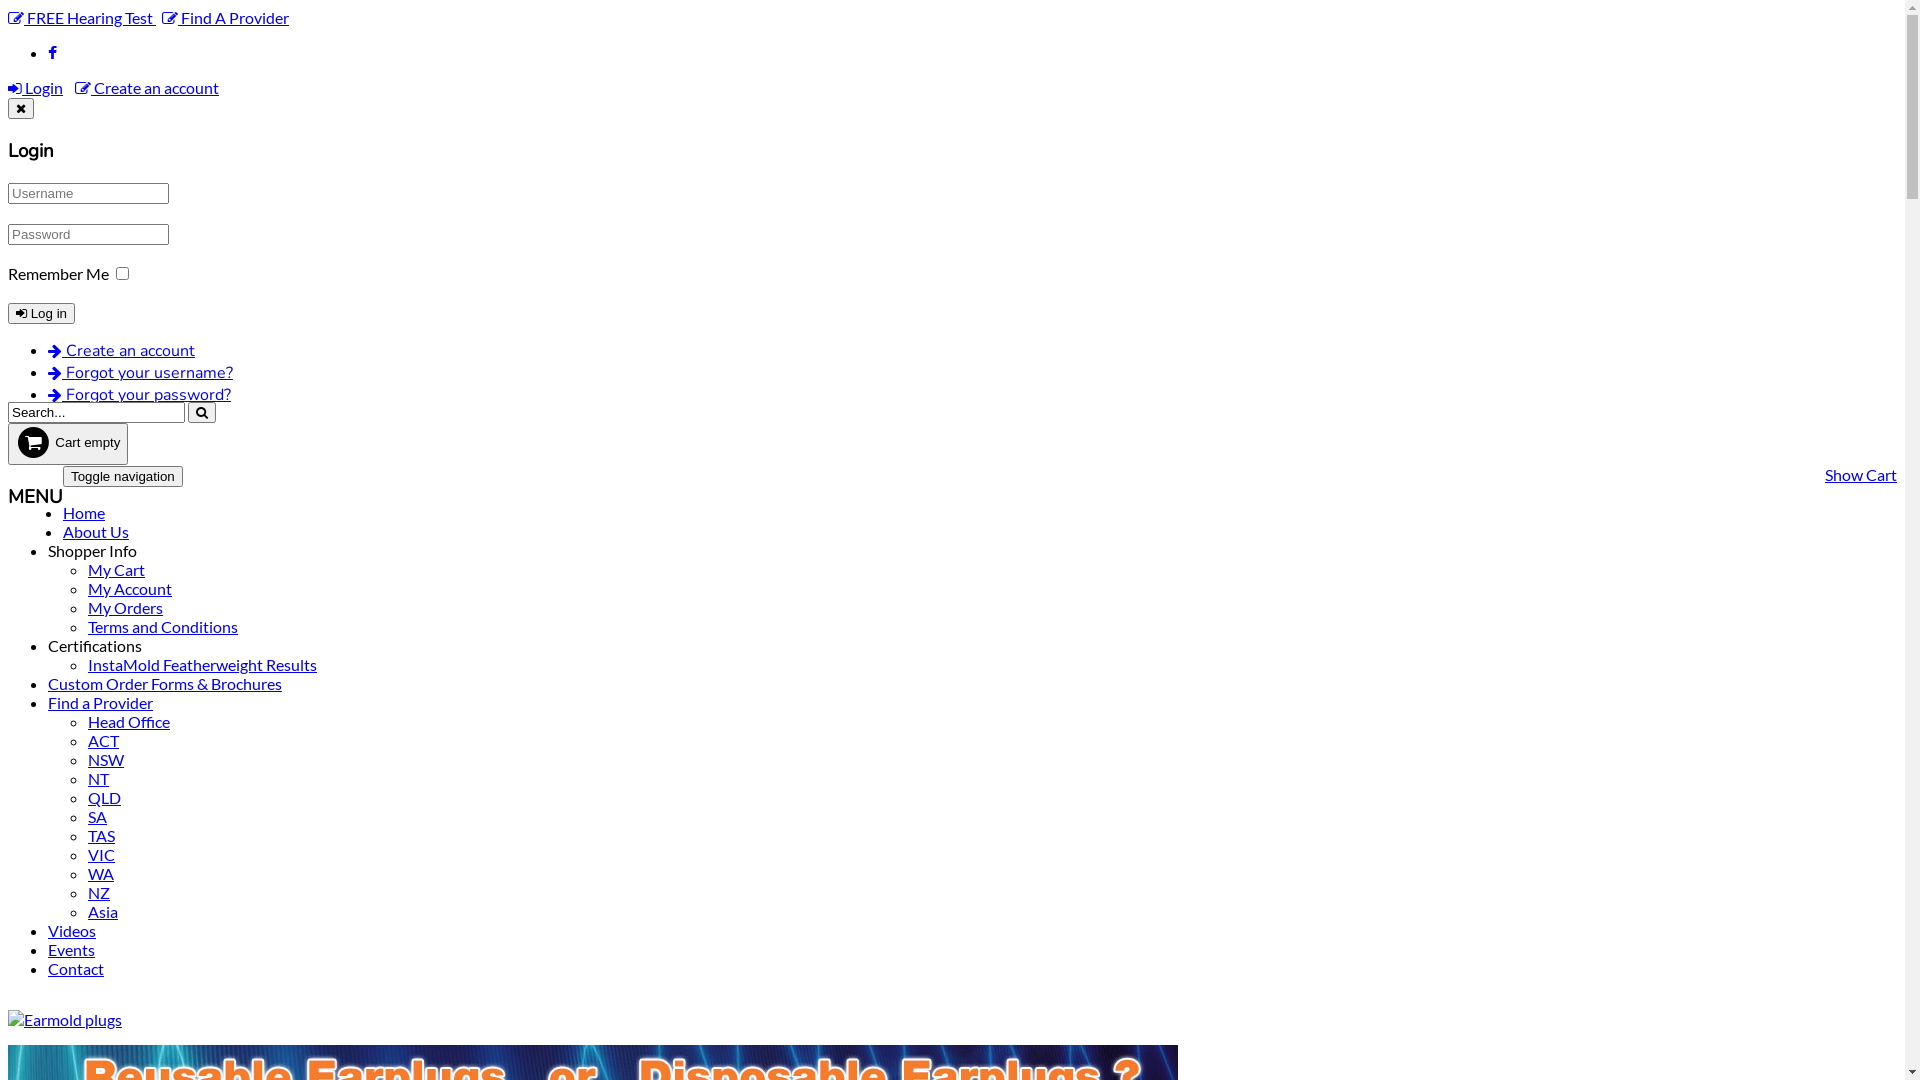  Describe the element at coordinates (98, 891) in the screenshot. I see `'NZ'` at that location.